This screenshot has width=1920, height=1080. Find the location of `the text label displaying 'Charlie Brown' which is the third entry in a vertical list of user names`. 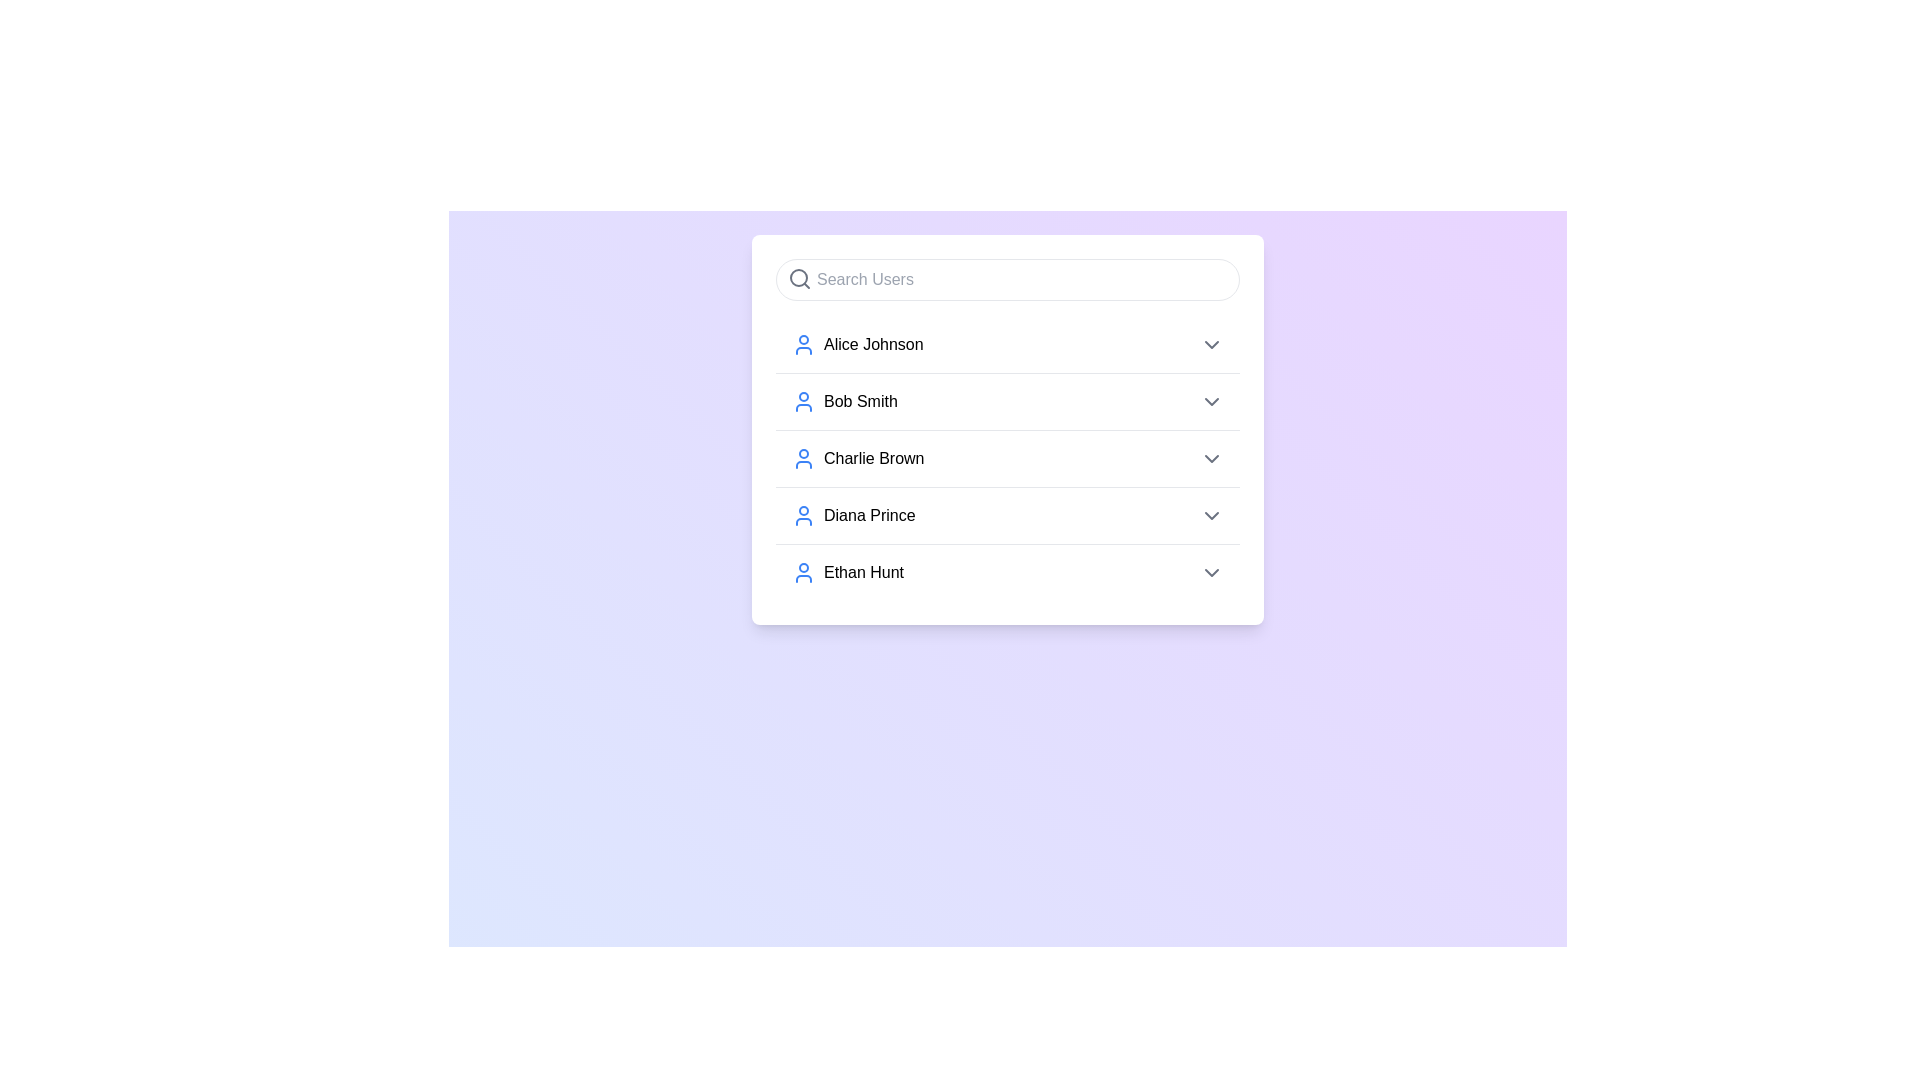

the text label displaying 'Charlie Brown' which is the third entry in a vertical list of user names is located at coordinates (874, 459).